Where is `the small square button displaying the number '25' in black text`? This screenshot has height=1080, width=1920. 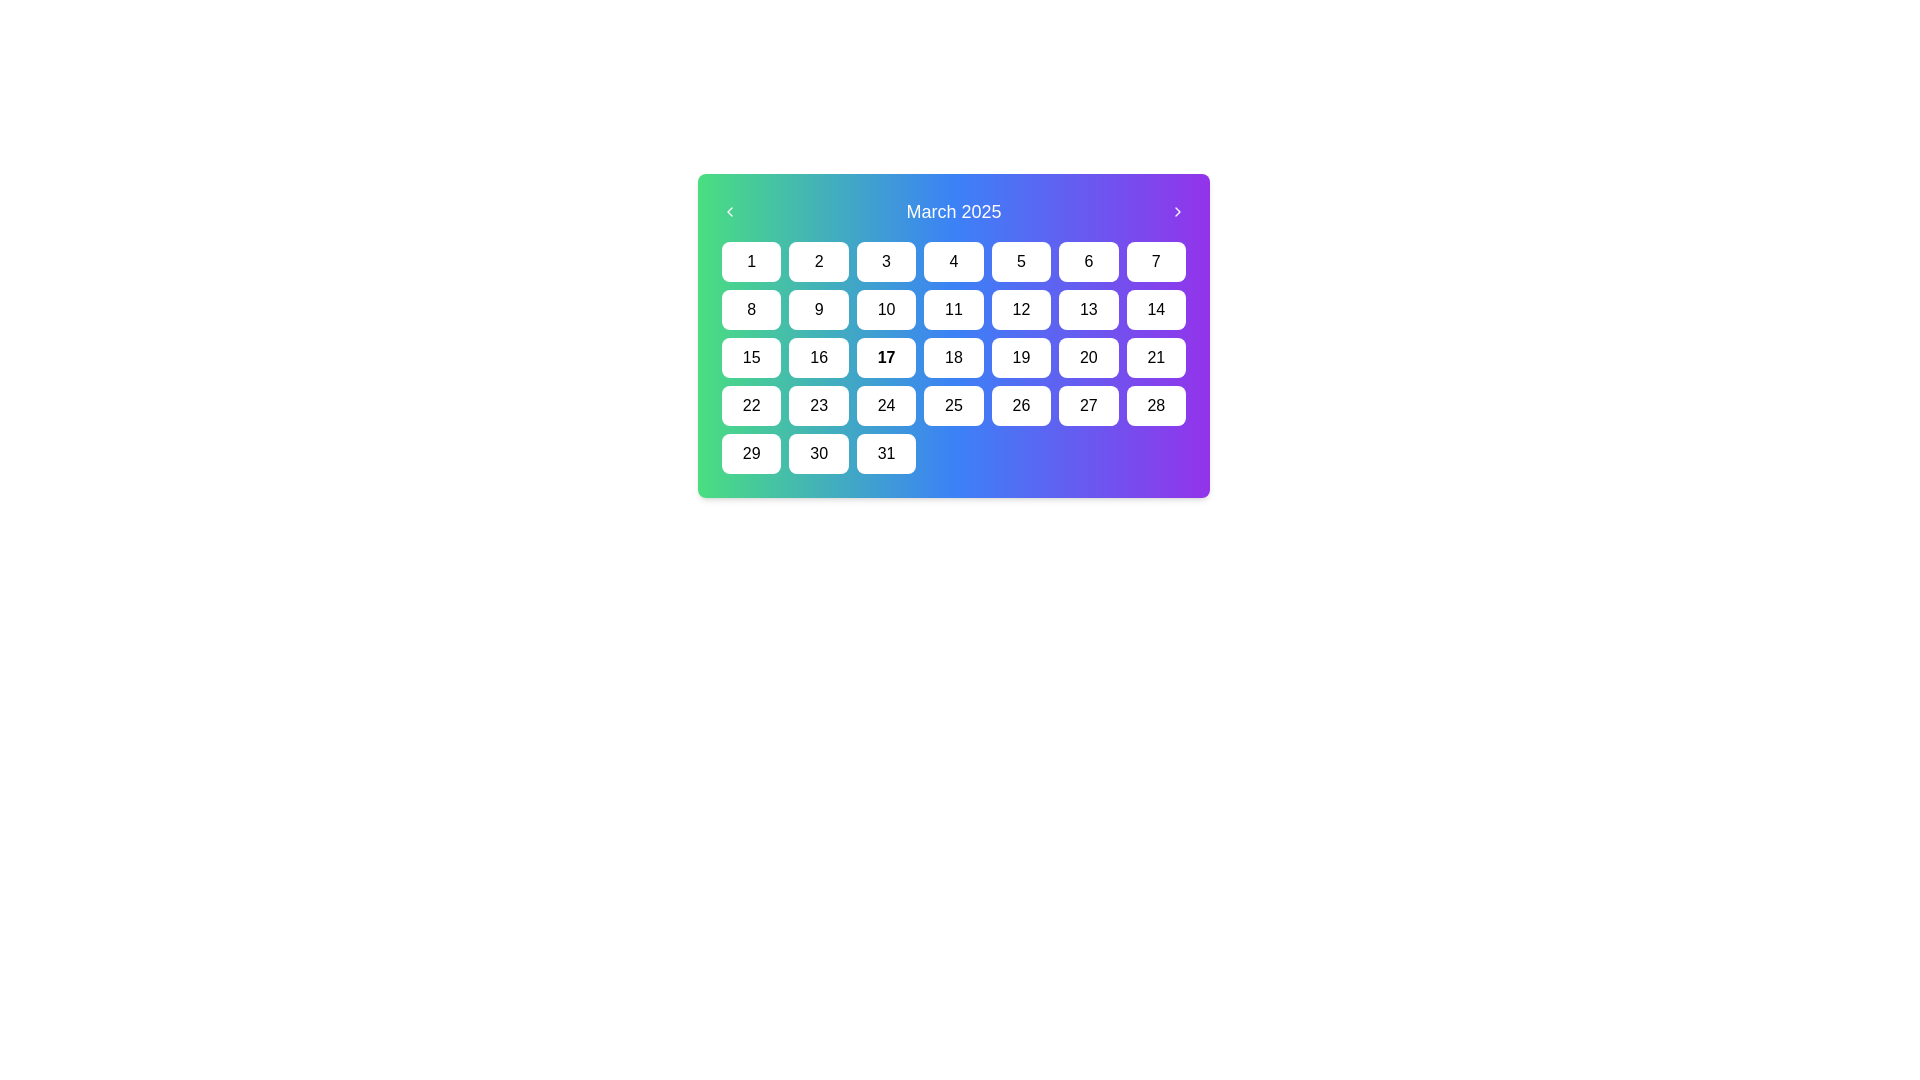
the small square button displaying the number '25' in black text is located at coordinates (953, 405).